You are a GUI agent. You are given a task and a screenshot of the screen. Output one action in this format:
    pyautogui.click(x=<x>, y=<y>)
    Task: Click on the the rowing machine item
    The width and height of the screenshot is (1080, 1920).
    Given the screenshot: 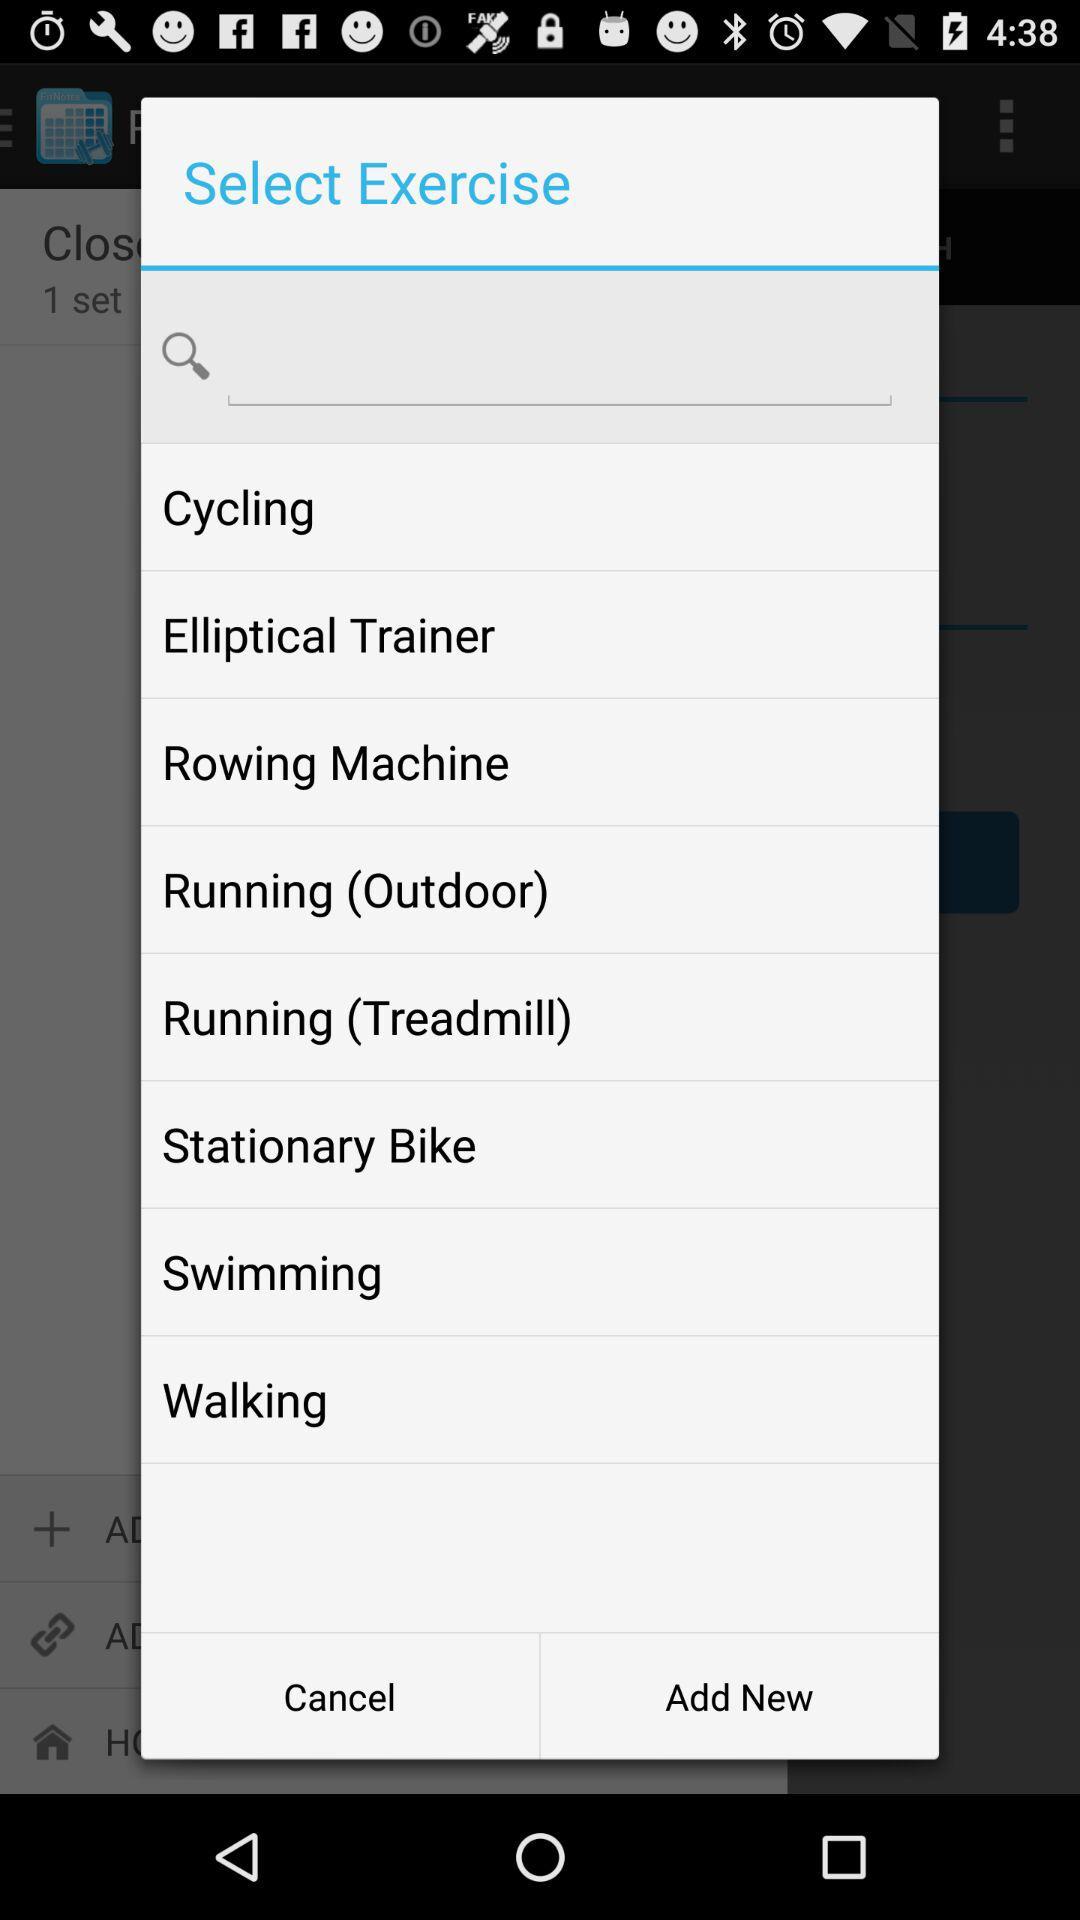 What is the action you would take?
    pyautogui.click(x=540, y=761)
    